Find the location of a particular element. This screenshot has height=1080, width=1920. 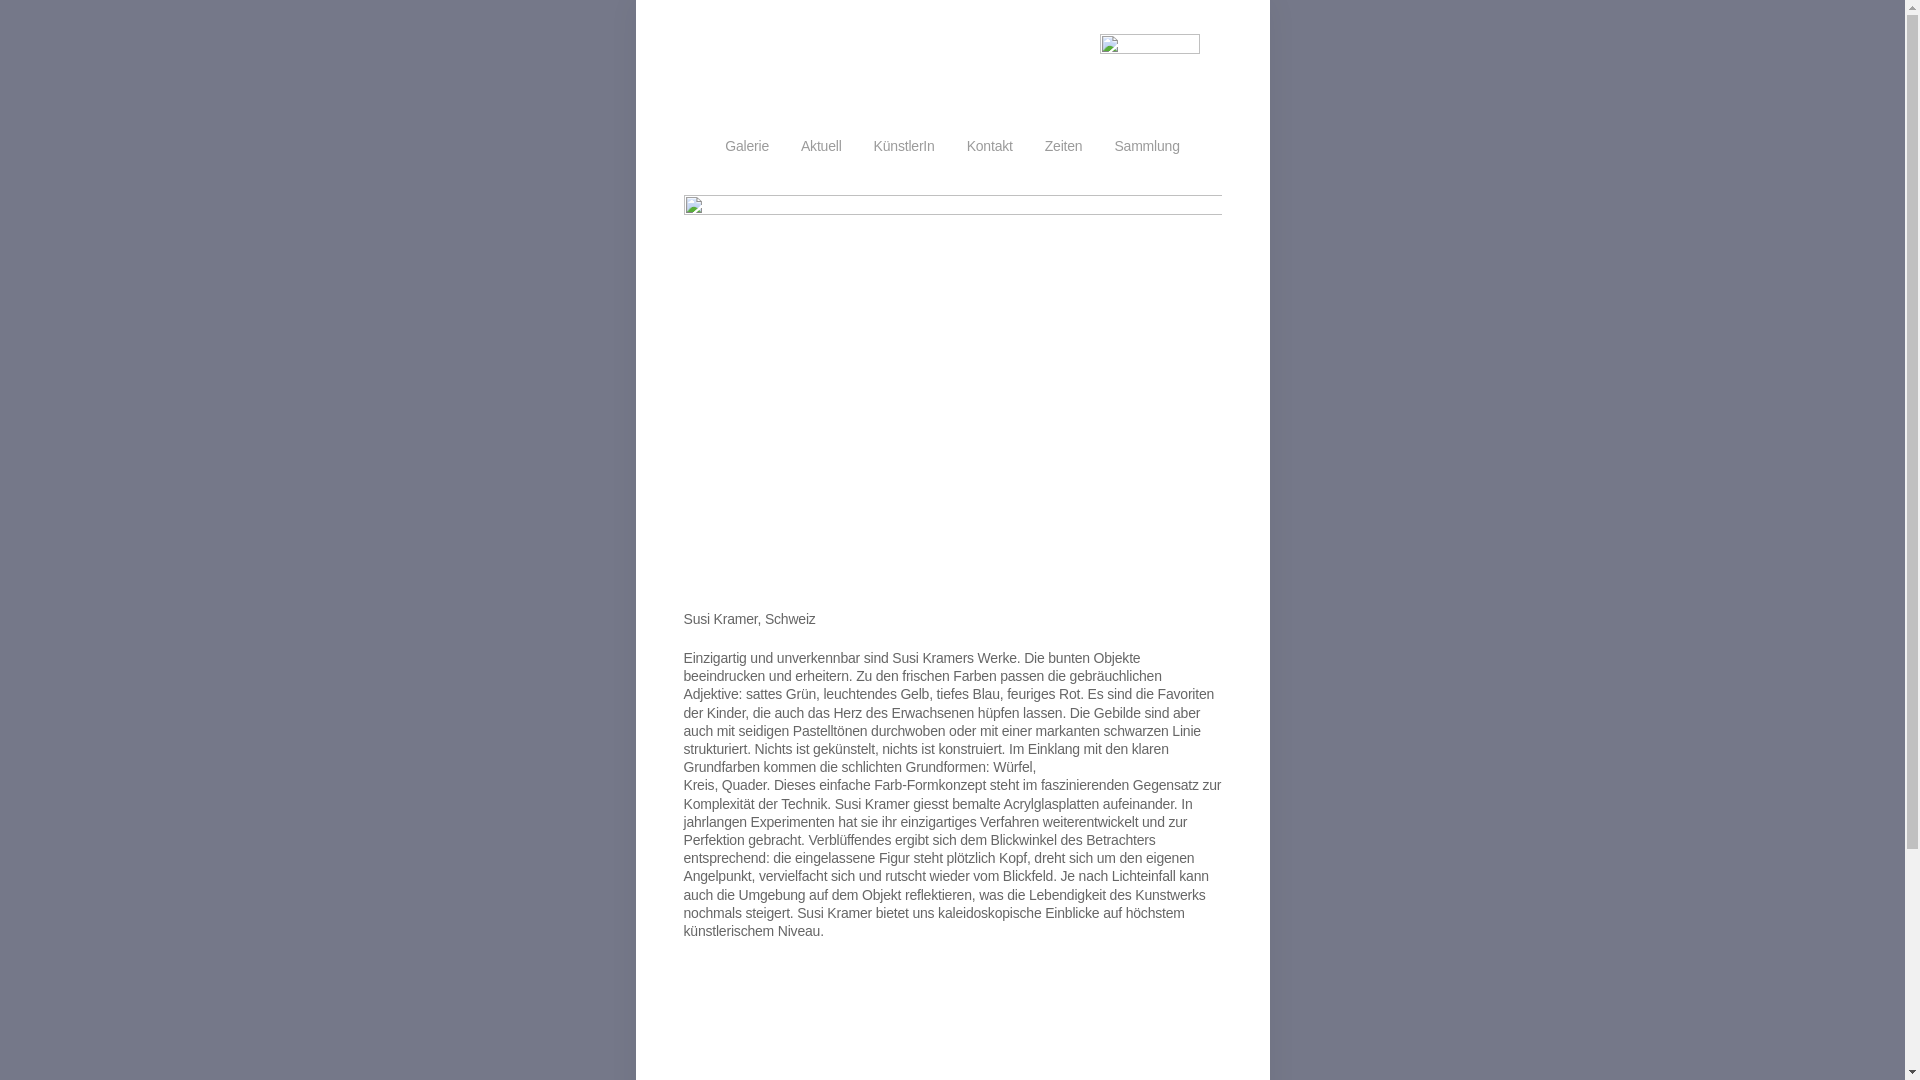

'Aktuell' is located at coordinates (801, 145).